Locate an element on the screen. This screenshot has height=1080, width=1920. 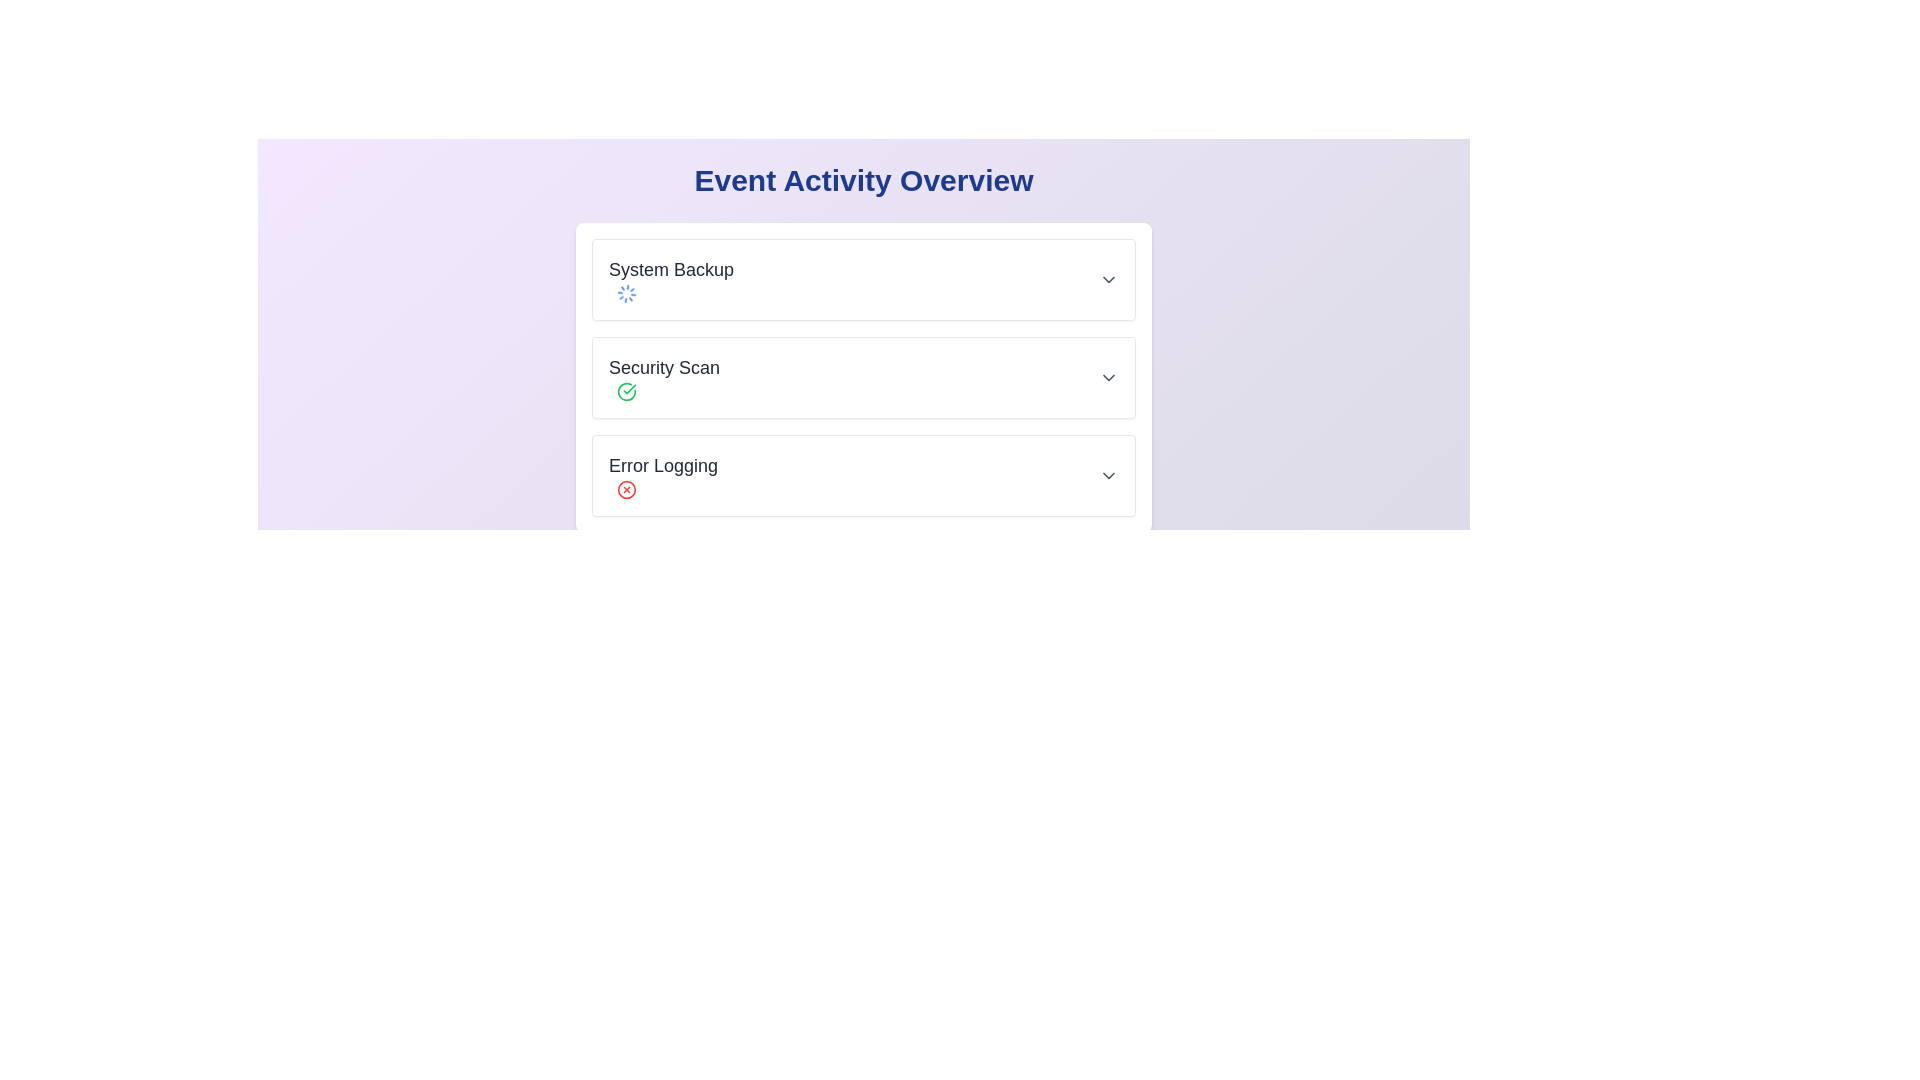
the 'System Backup' header text, which is styled in a large, bold font and prominently displayed in the center-left area of a white module is located at coordinates (671, 270).